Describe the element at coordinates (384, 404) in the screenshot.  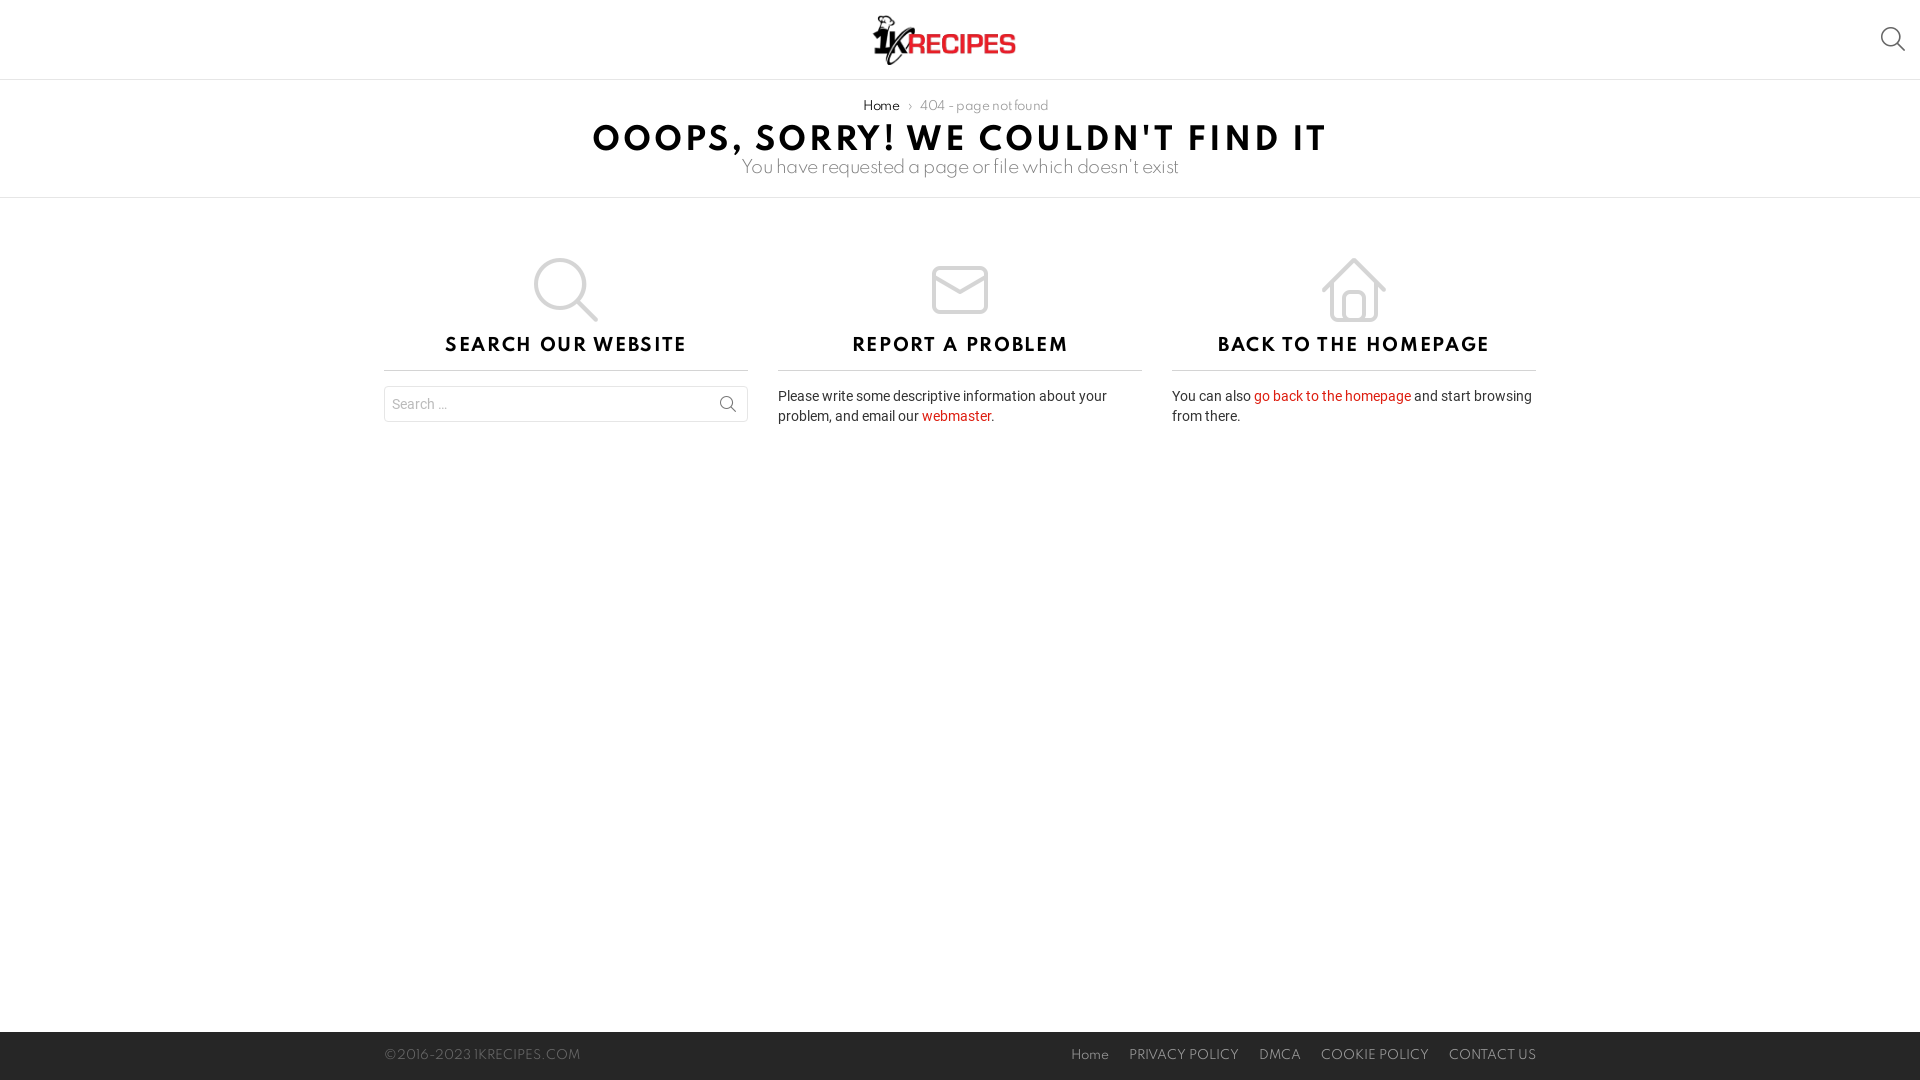
I see `'Search for:'` at that location.